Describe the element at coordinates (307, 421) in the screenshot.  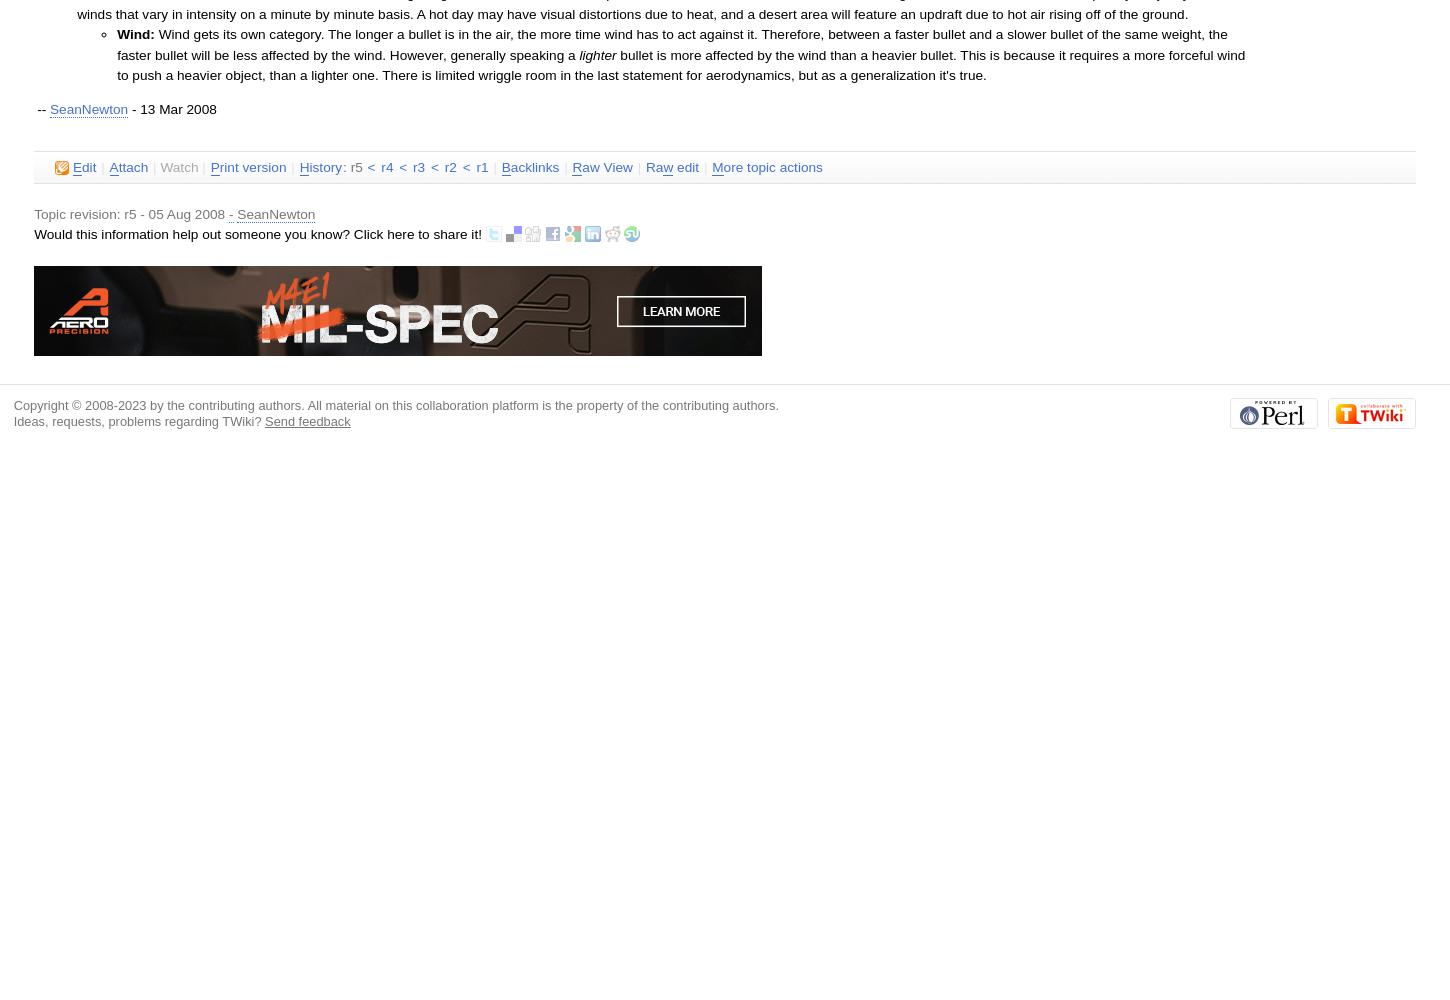
I see `'Send feedback'` at that location.